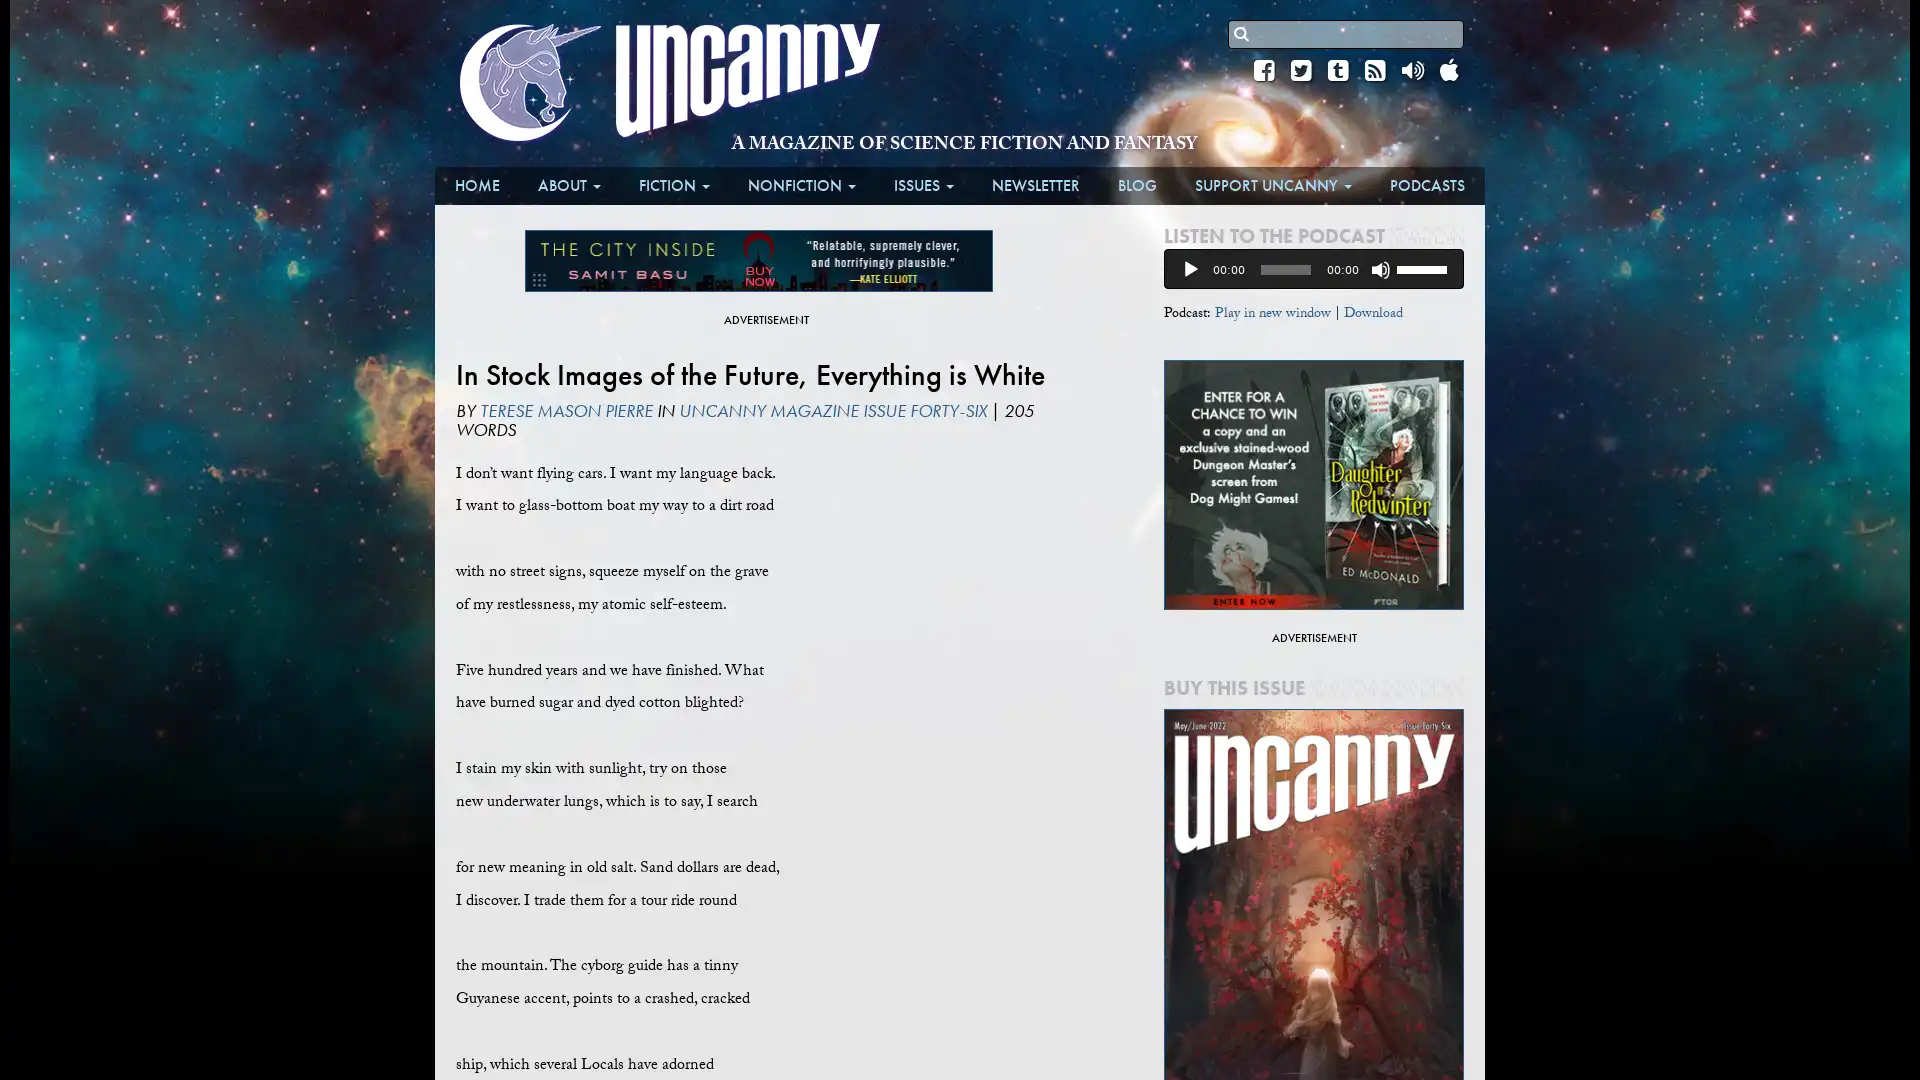 Image resolution: width=1920 pixels, height=1080 pixels. What do you see at coordinates (1190, 270) in the screenshot?
I see `Play` at bounding box center [1190, 270].